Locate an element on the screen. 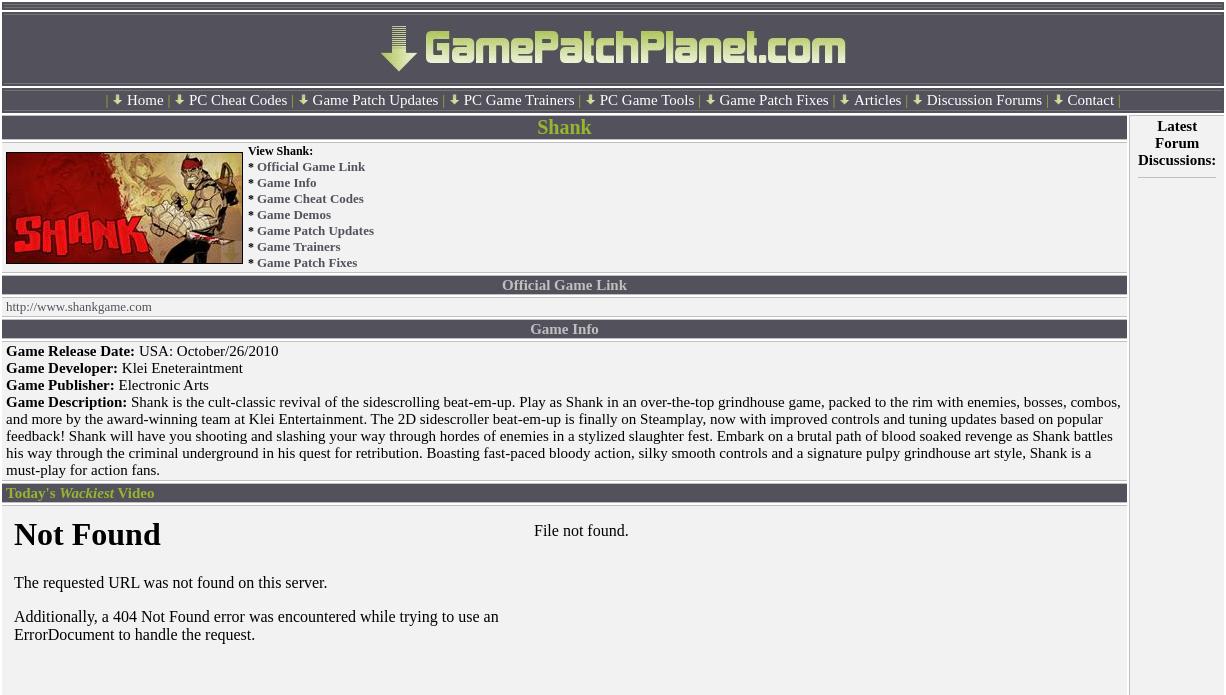 The width and height of the screenshot is (1226, 695). 'Game Trainers' is located at coordinates (256, 245).